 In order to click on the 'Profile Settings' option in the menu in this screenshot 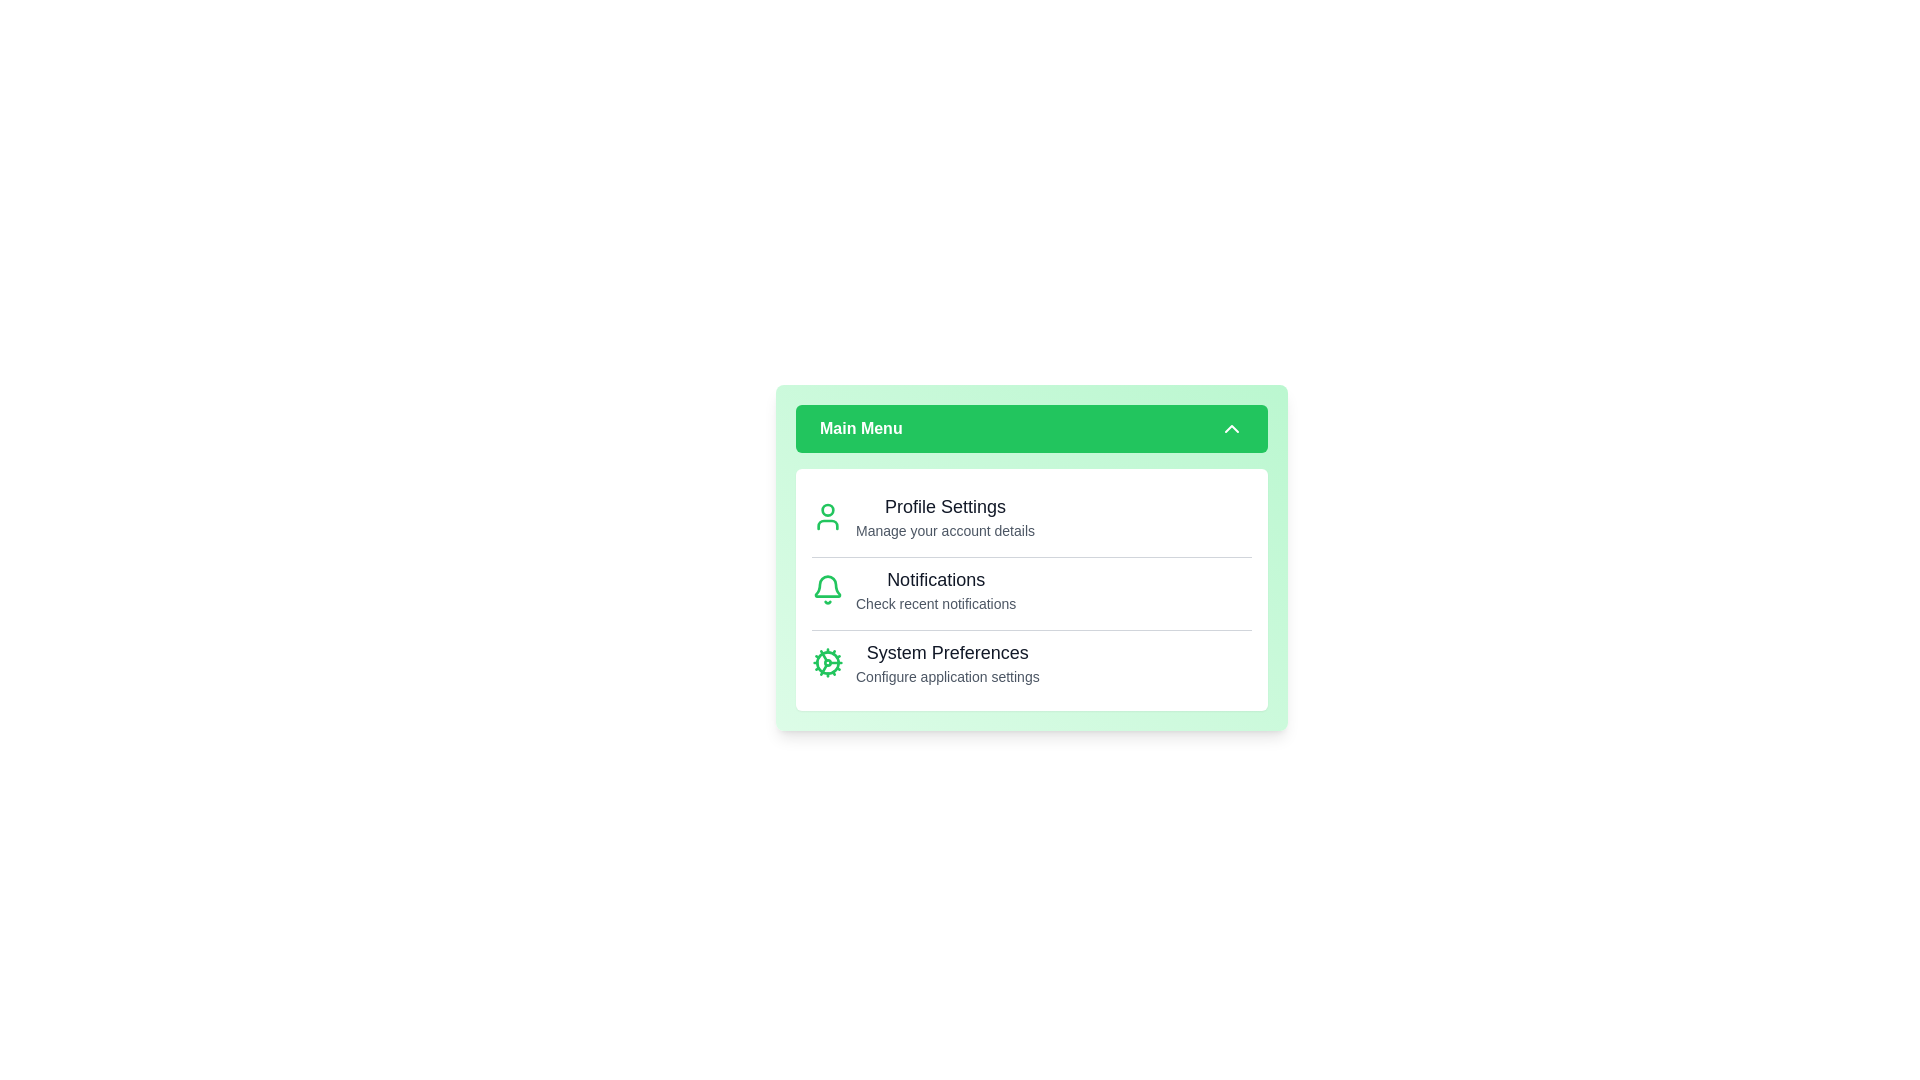, I will do `click(944, 505)`.